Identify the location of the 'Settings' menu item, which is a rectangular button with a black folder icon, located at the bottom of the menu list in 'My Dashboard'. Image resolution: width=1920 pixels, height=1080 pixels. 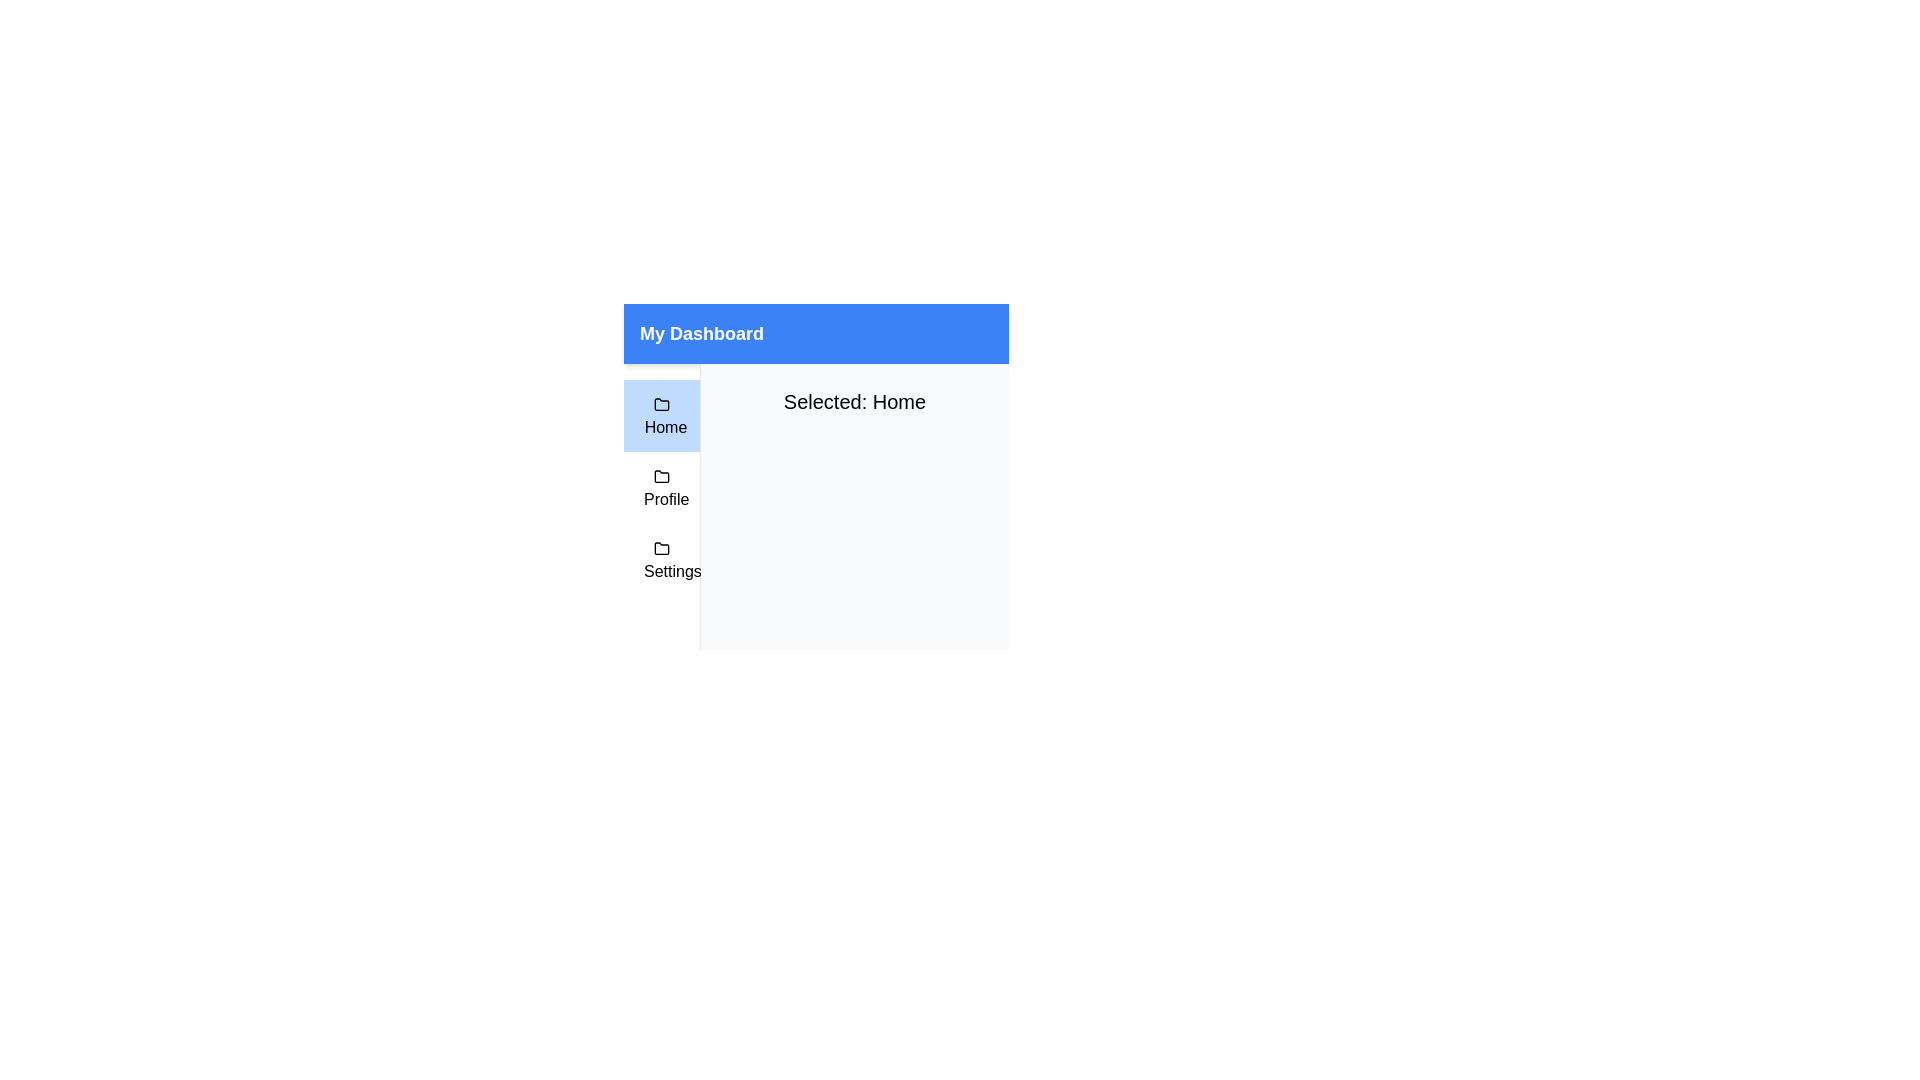
(662, 559).